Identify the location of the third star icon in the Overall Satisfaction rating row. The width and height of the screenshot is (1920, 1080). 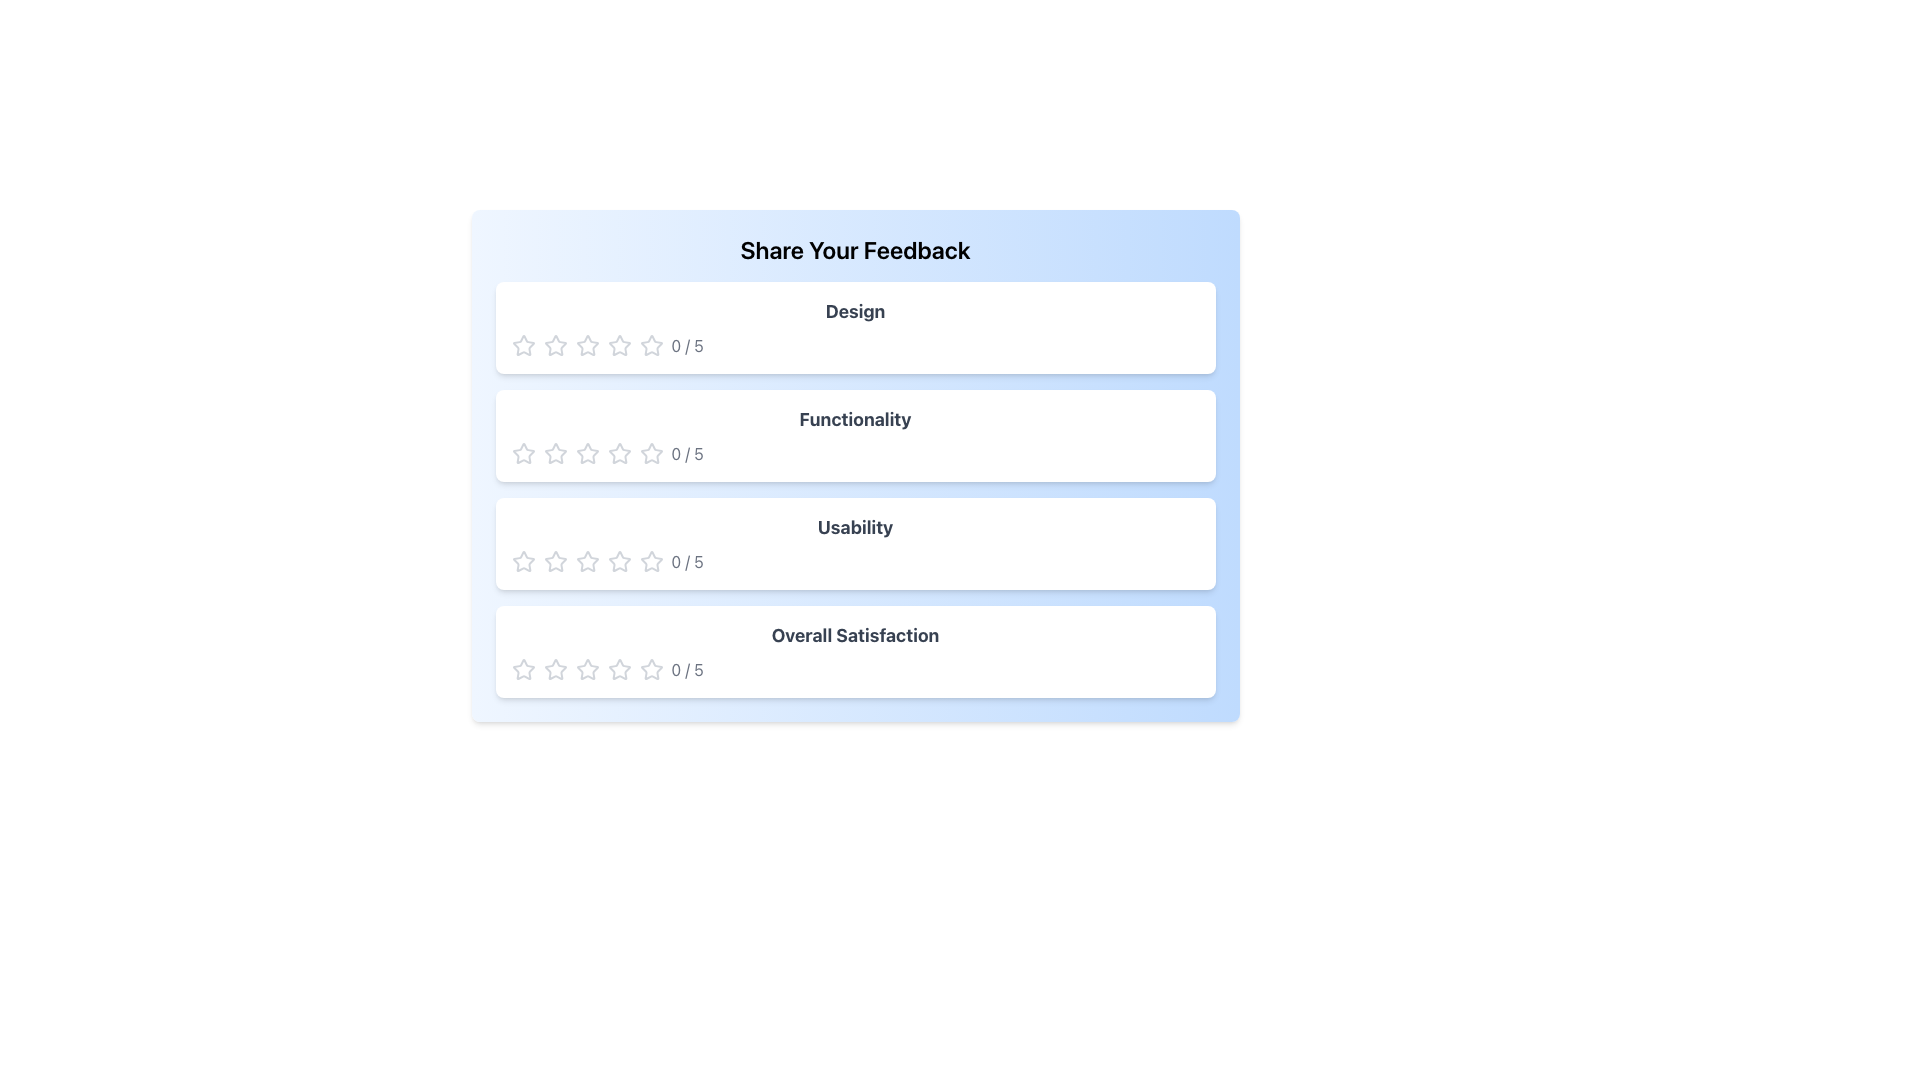
(586, 670).